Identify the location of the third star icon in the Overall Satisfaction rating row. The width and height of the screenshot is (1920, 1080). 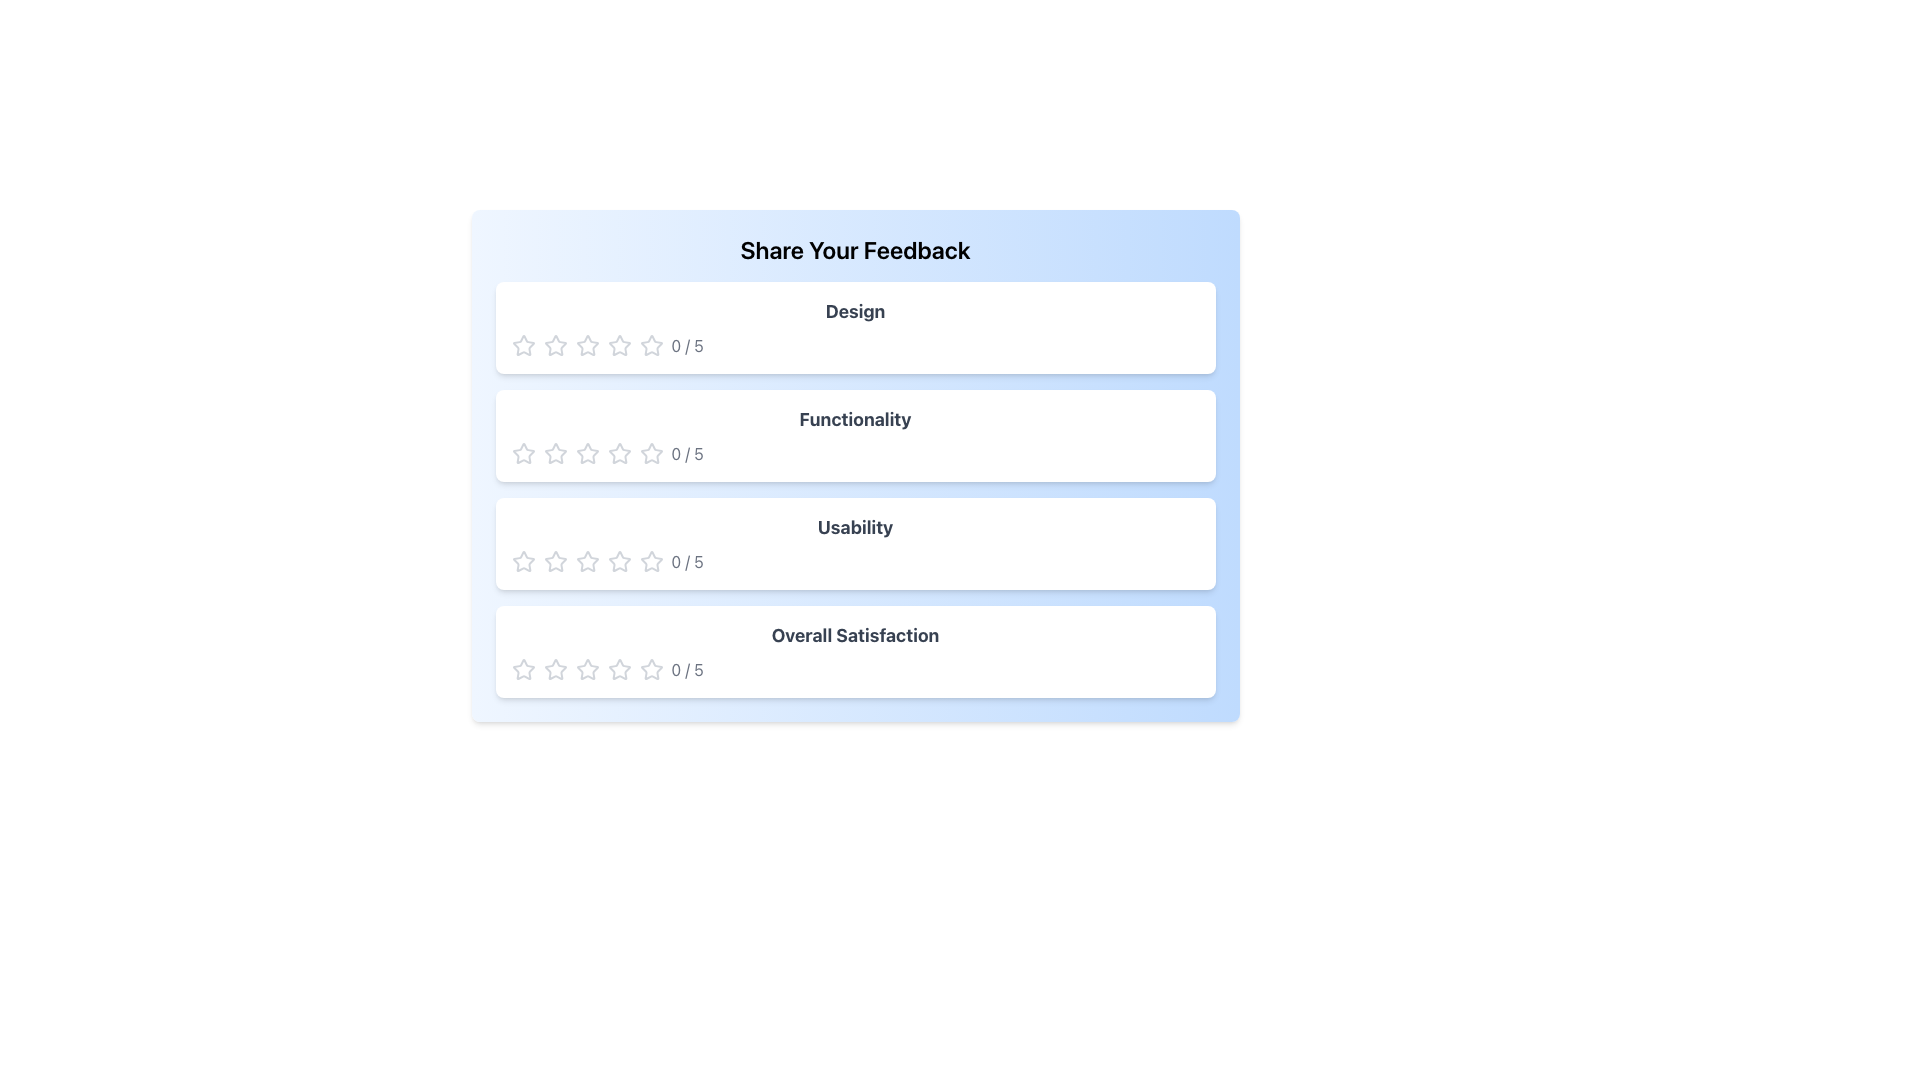
(586, 670).